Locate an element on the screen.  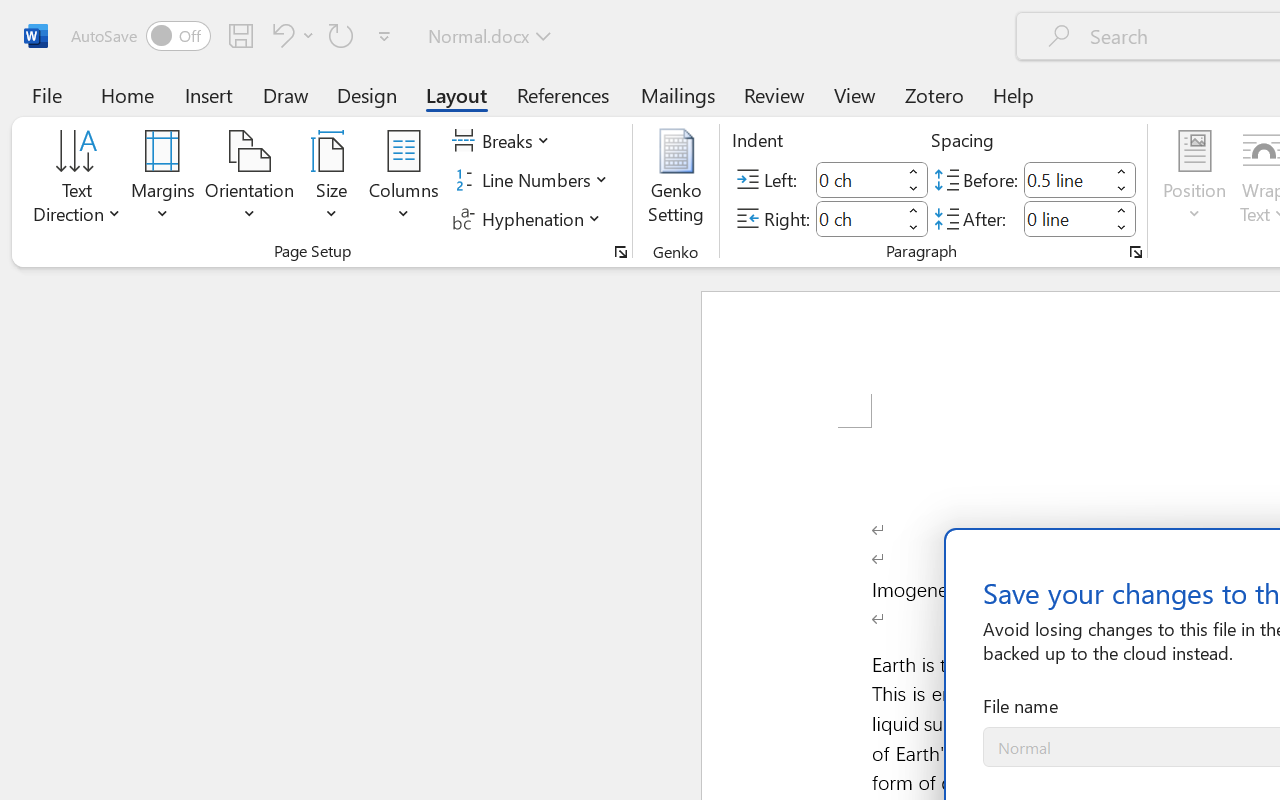
'Indent Right' is located at coordinates (858, 218).